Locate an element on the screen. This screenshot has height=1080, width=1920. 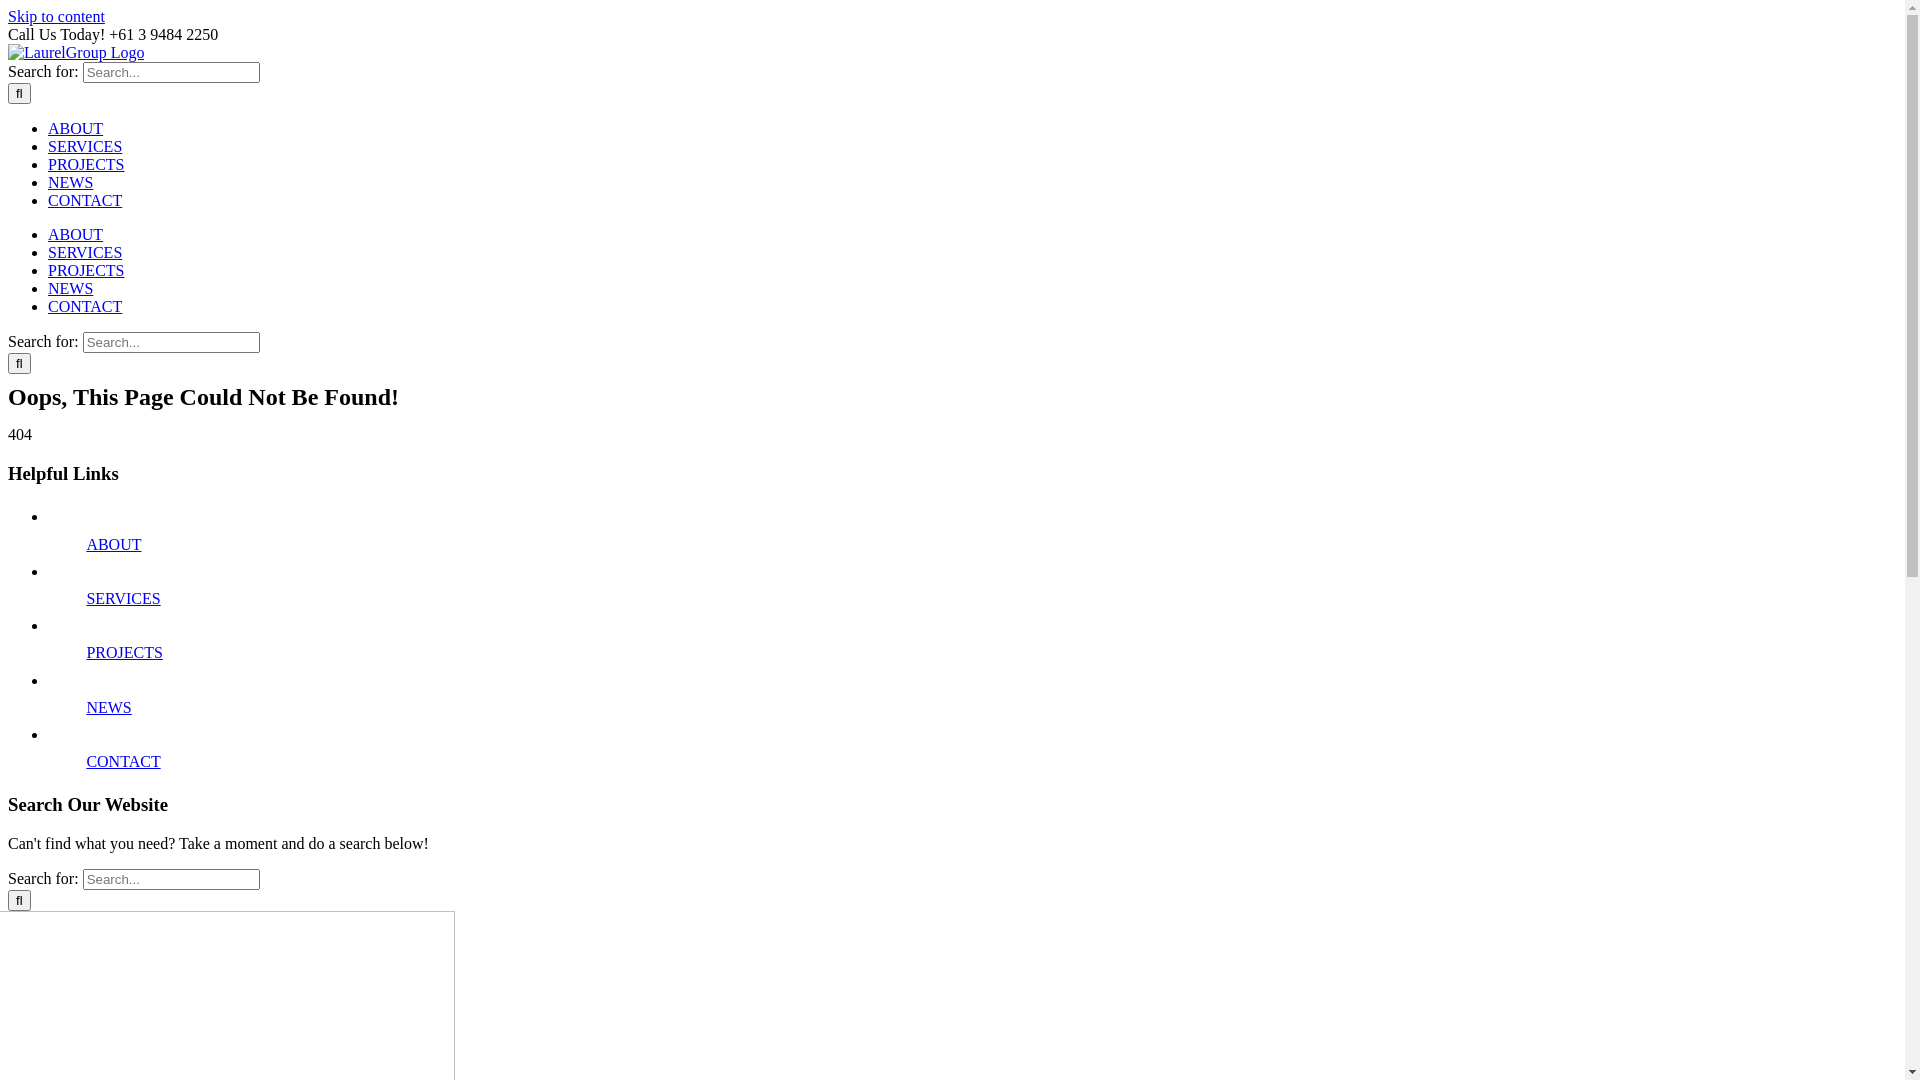
'ABOUT' is located at coordinates (48, 233).